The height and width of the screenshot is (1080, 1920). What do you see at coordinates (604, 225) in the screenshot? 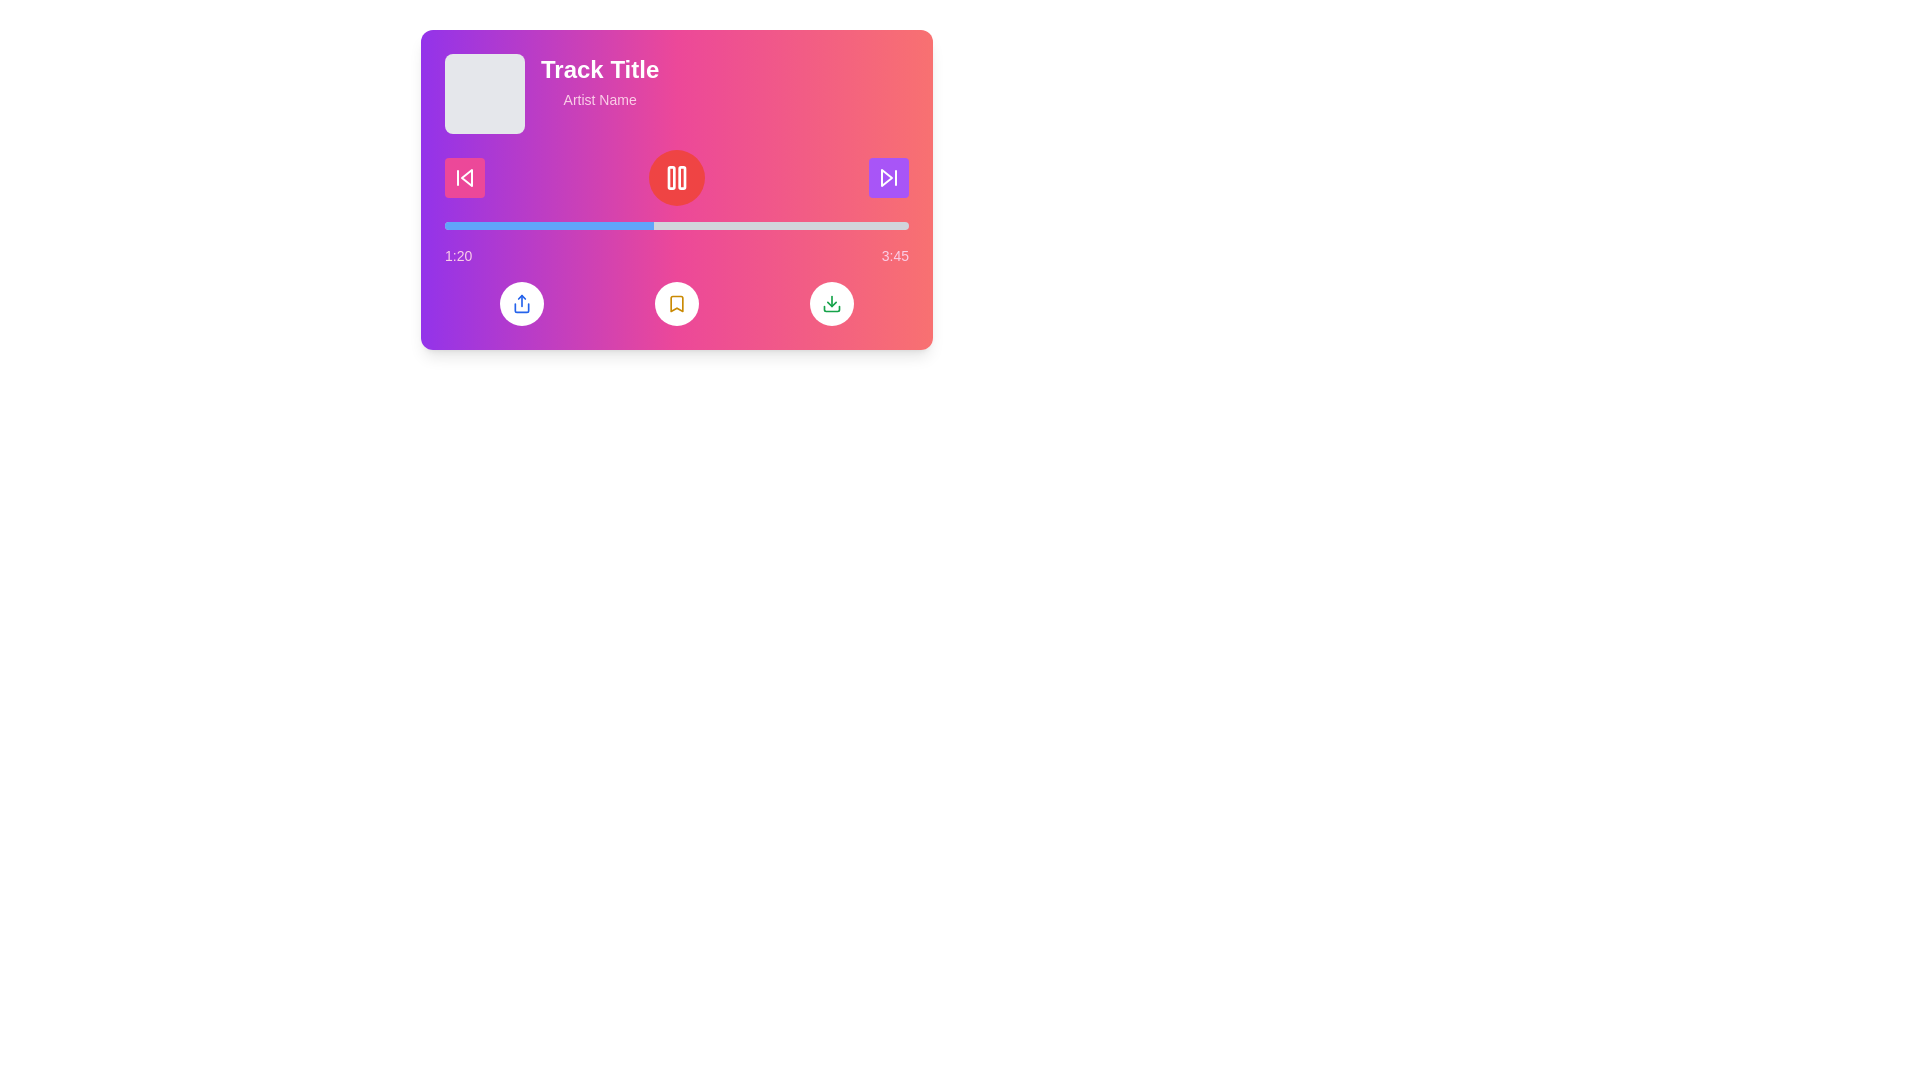
I see `playback progress` at bounding box center [604, 225].